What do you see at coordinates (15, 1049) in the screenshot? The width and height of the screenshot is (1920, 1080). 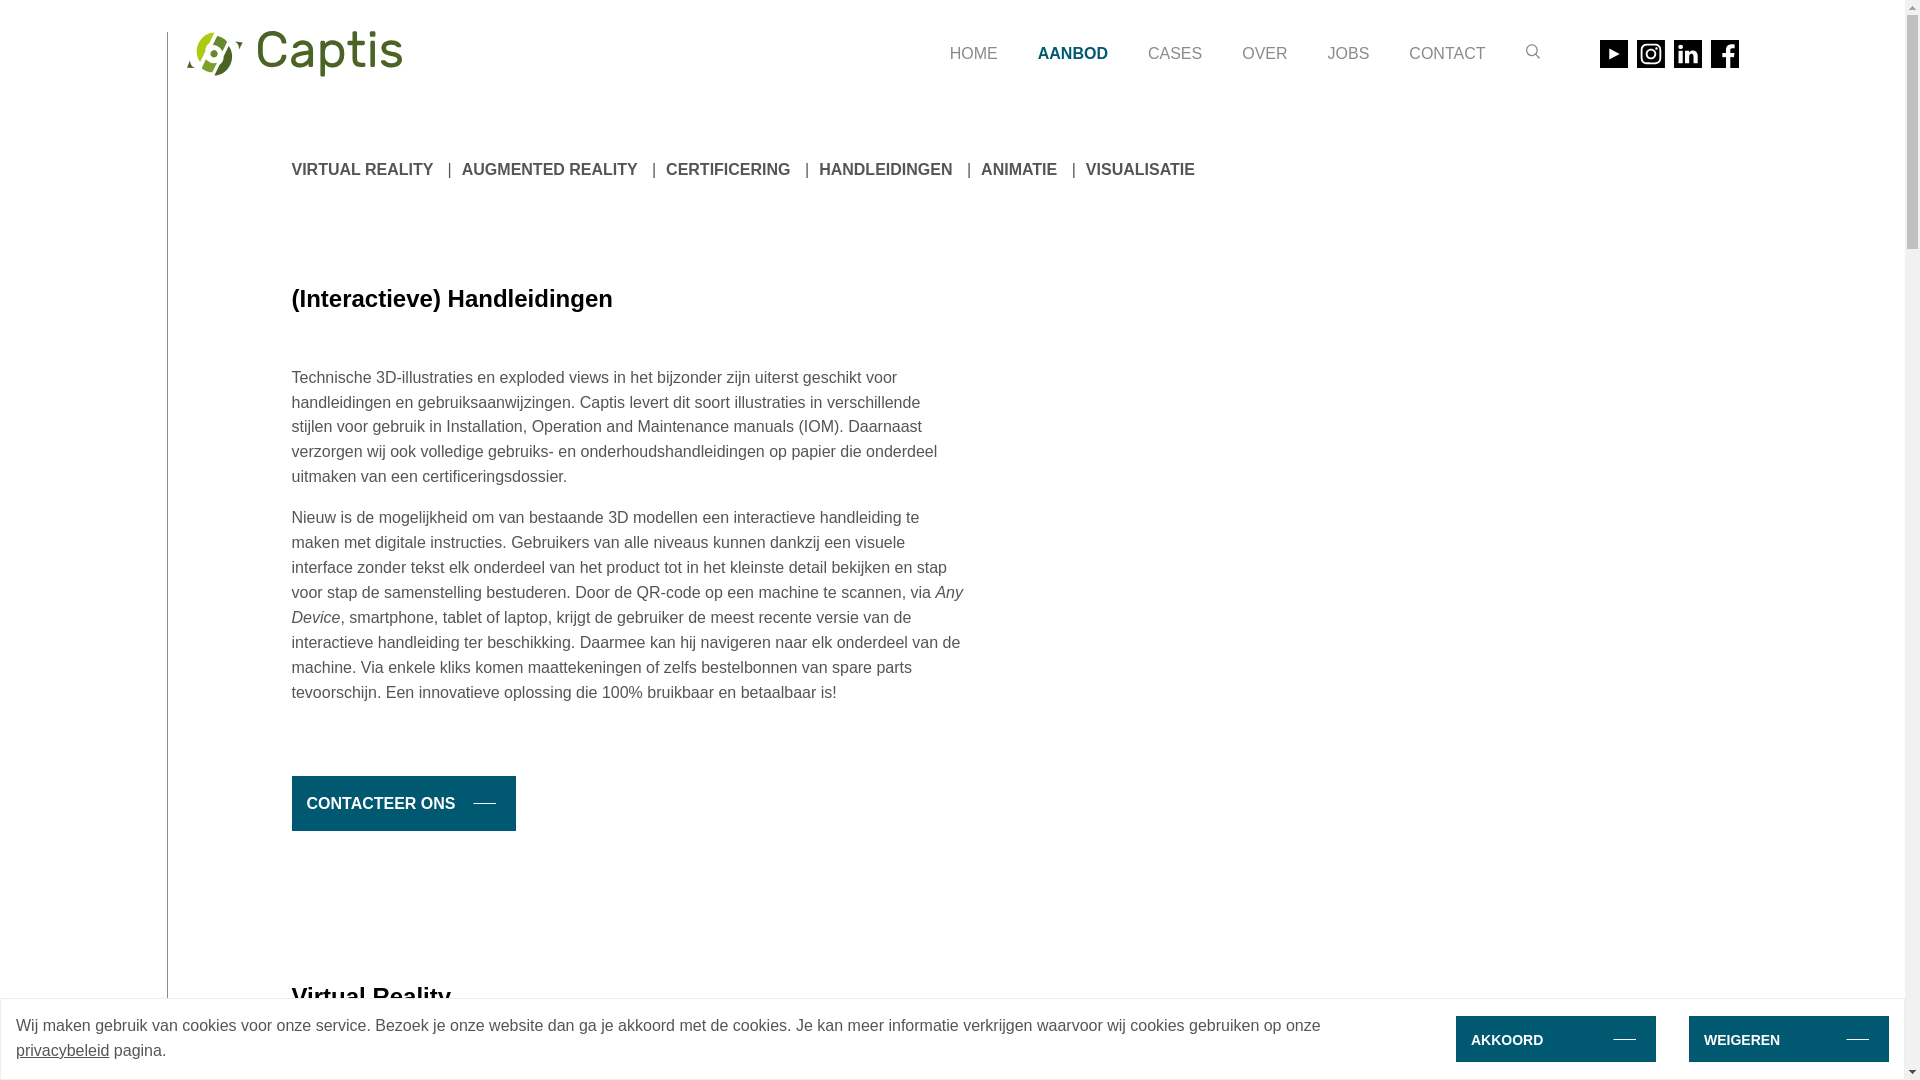 I see `'privacybeleid'` at bounding box center [15, 1049].